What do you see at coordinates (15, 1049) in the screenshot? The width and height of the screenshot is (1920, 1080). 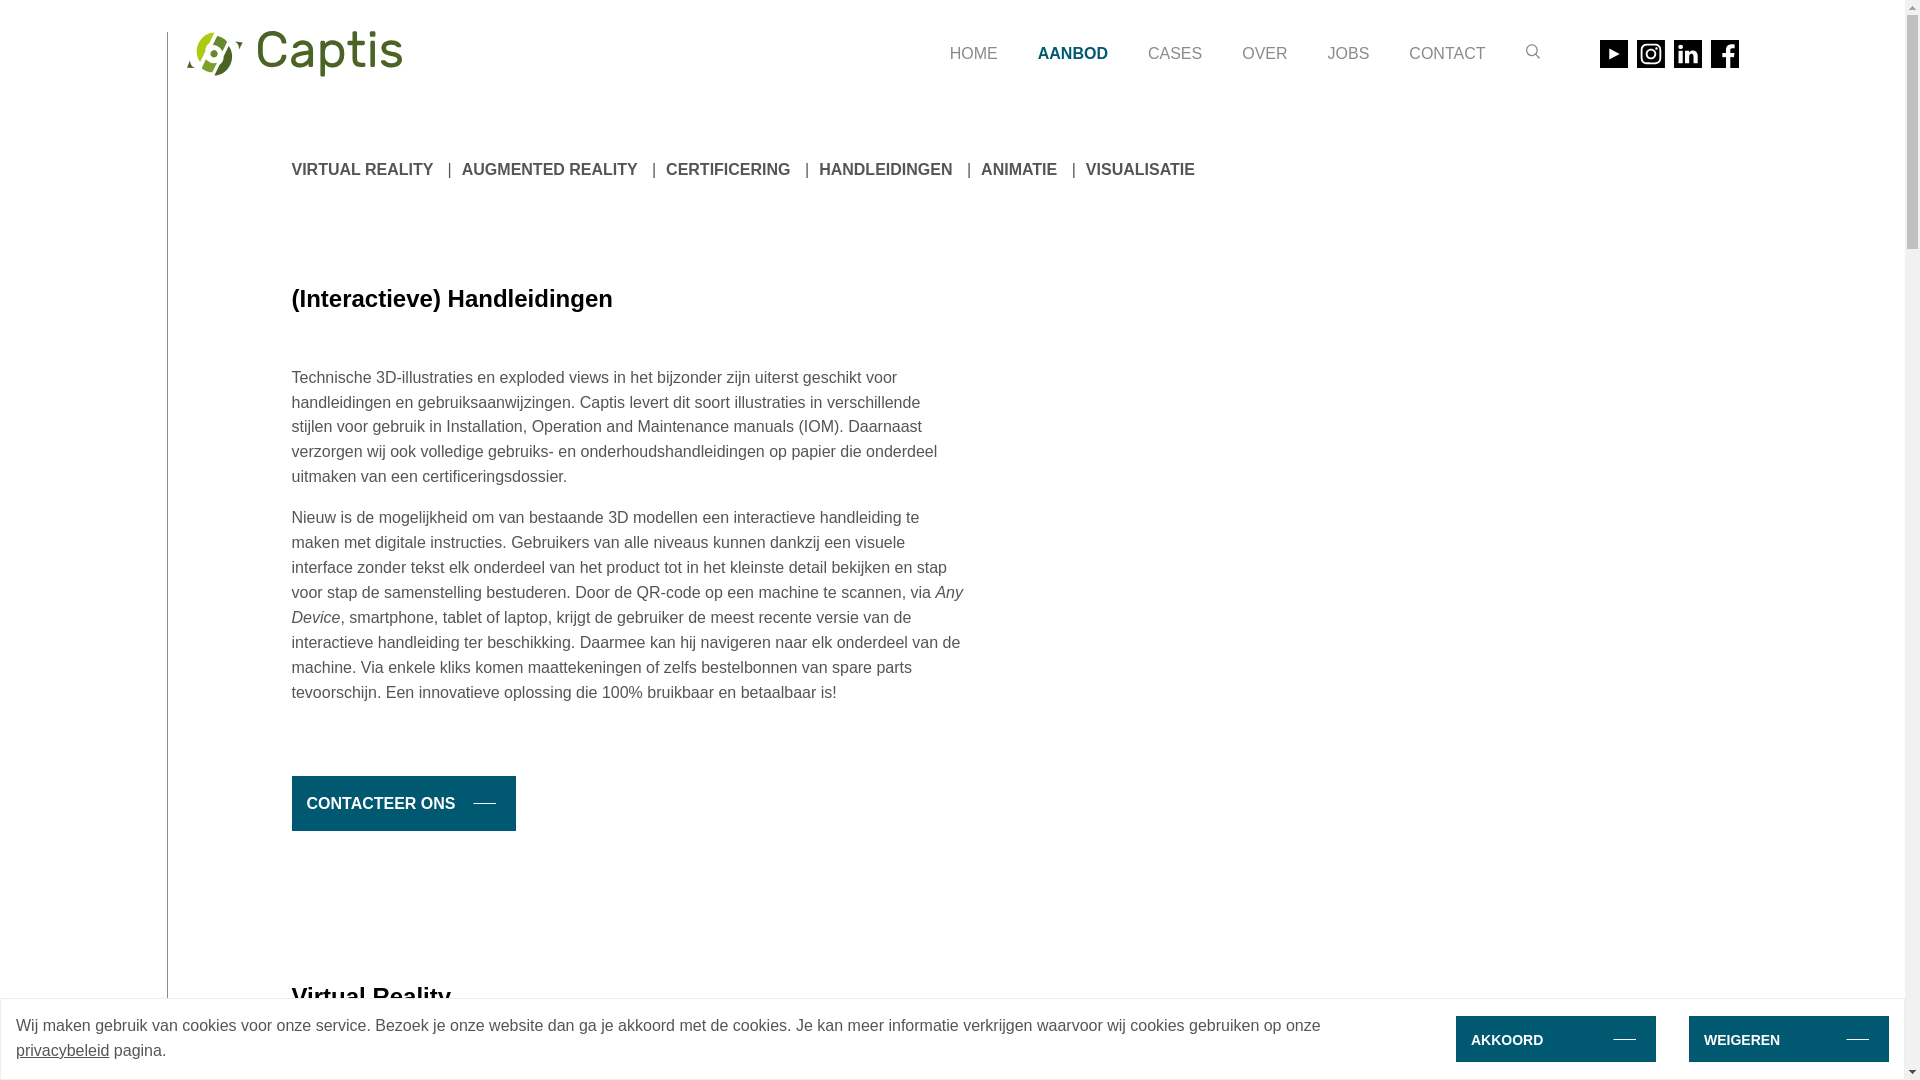 I see `'privacybeleid'` at bounding box center [15, 1049].